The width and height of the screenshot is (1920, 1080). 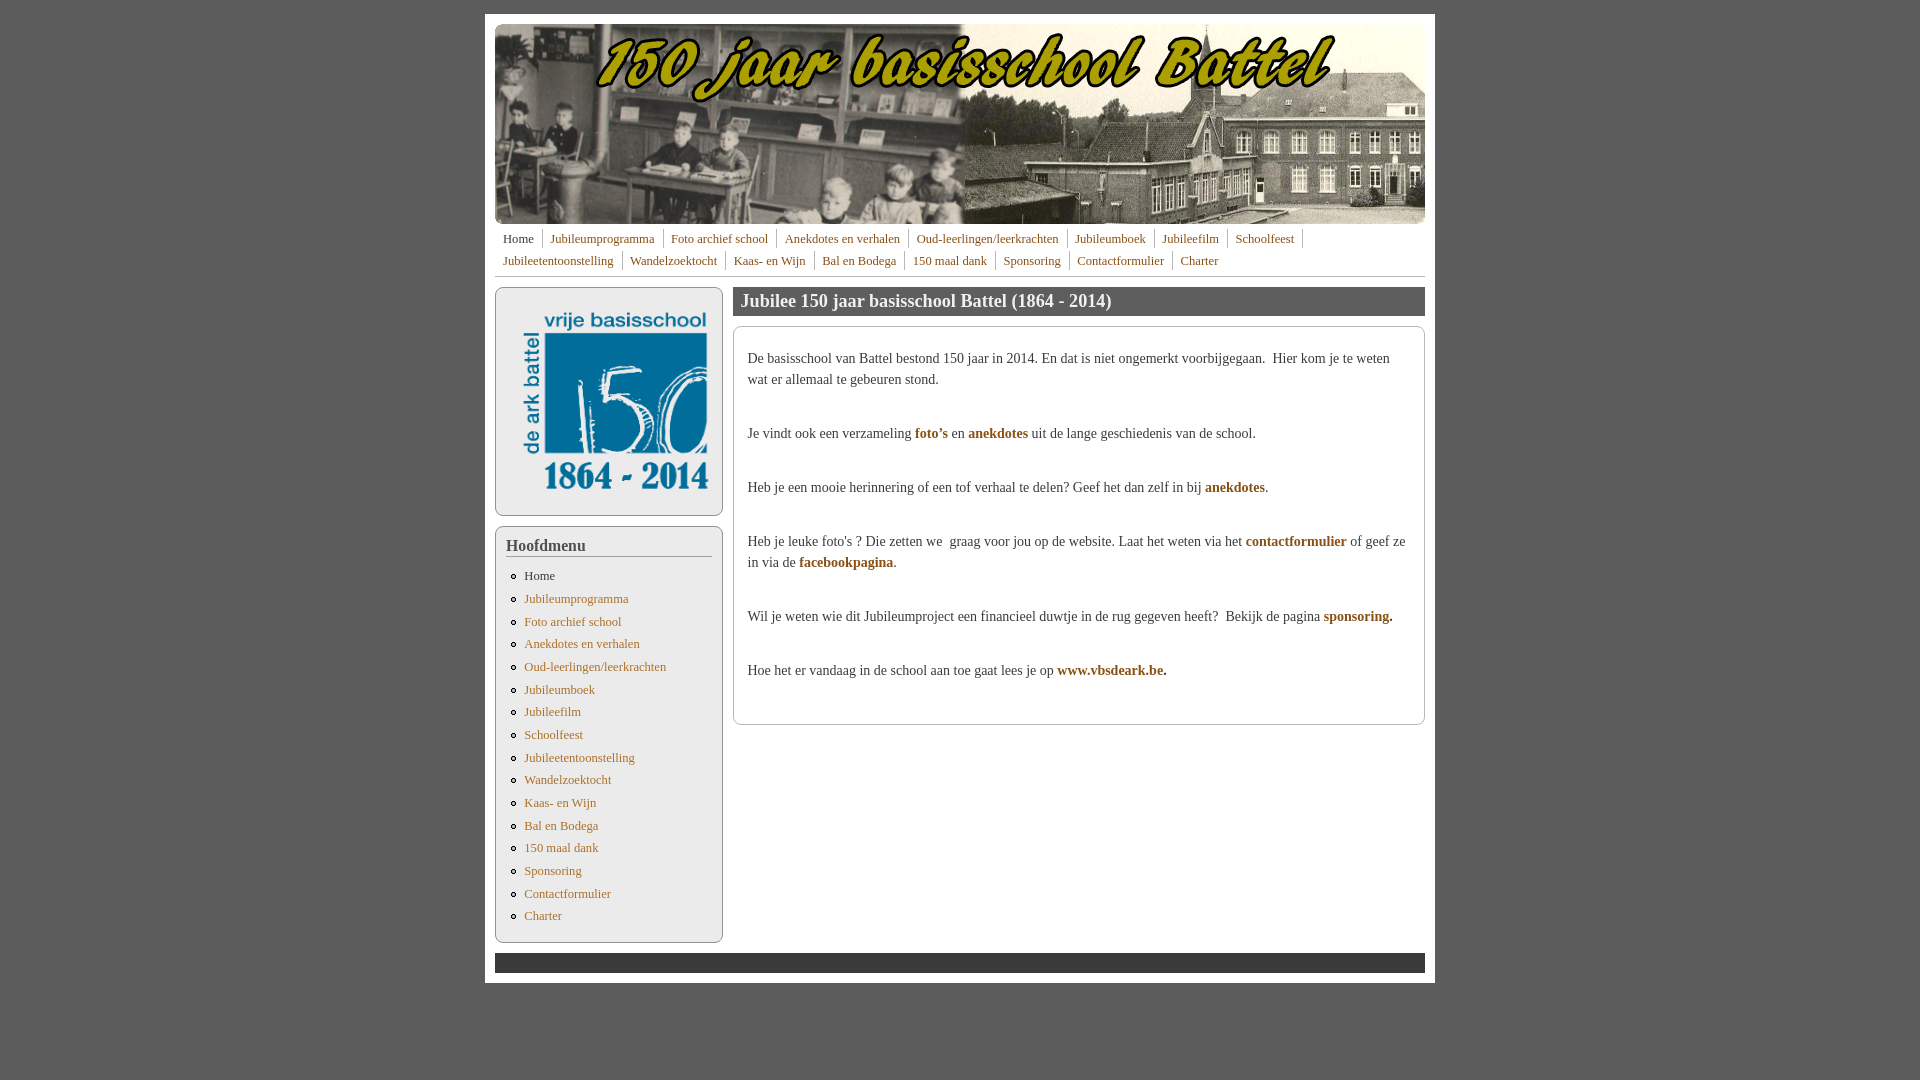 What do you see at coordinates (988, 238) in the screenshot?
I see `'Oud-leerlingen/leerkrachten'` at bounding box center [988, 238].